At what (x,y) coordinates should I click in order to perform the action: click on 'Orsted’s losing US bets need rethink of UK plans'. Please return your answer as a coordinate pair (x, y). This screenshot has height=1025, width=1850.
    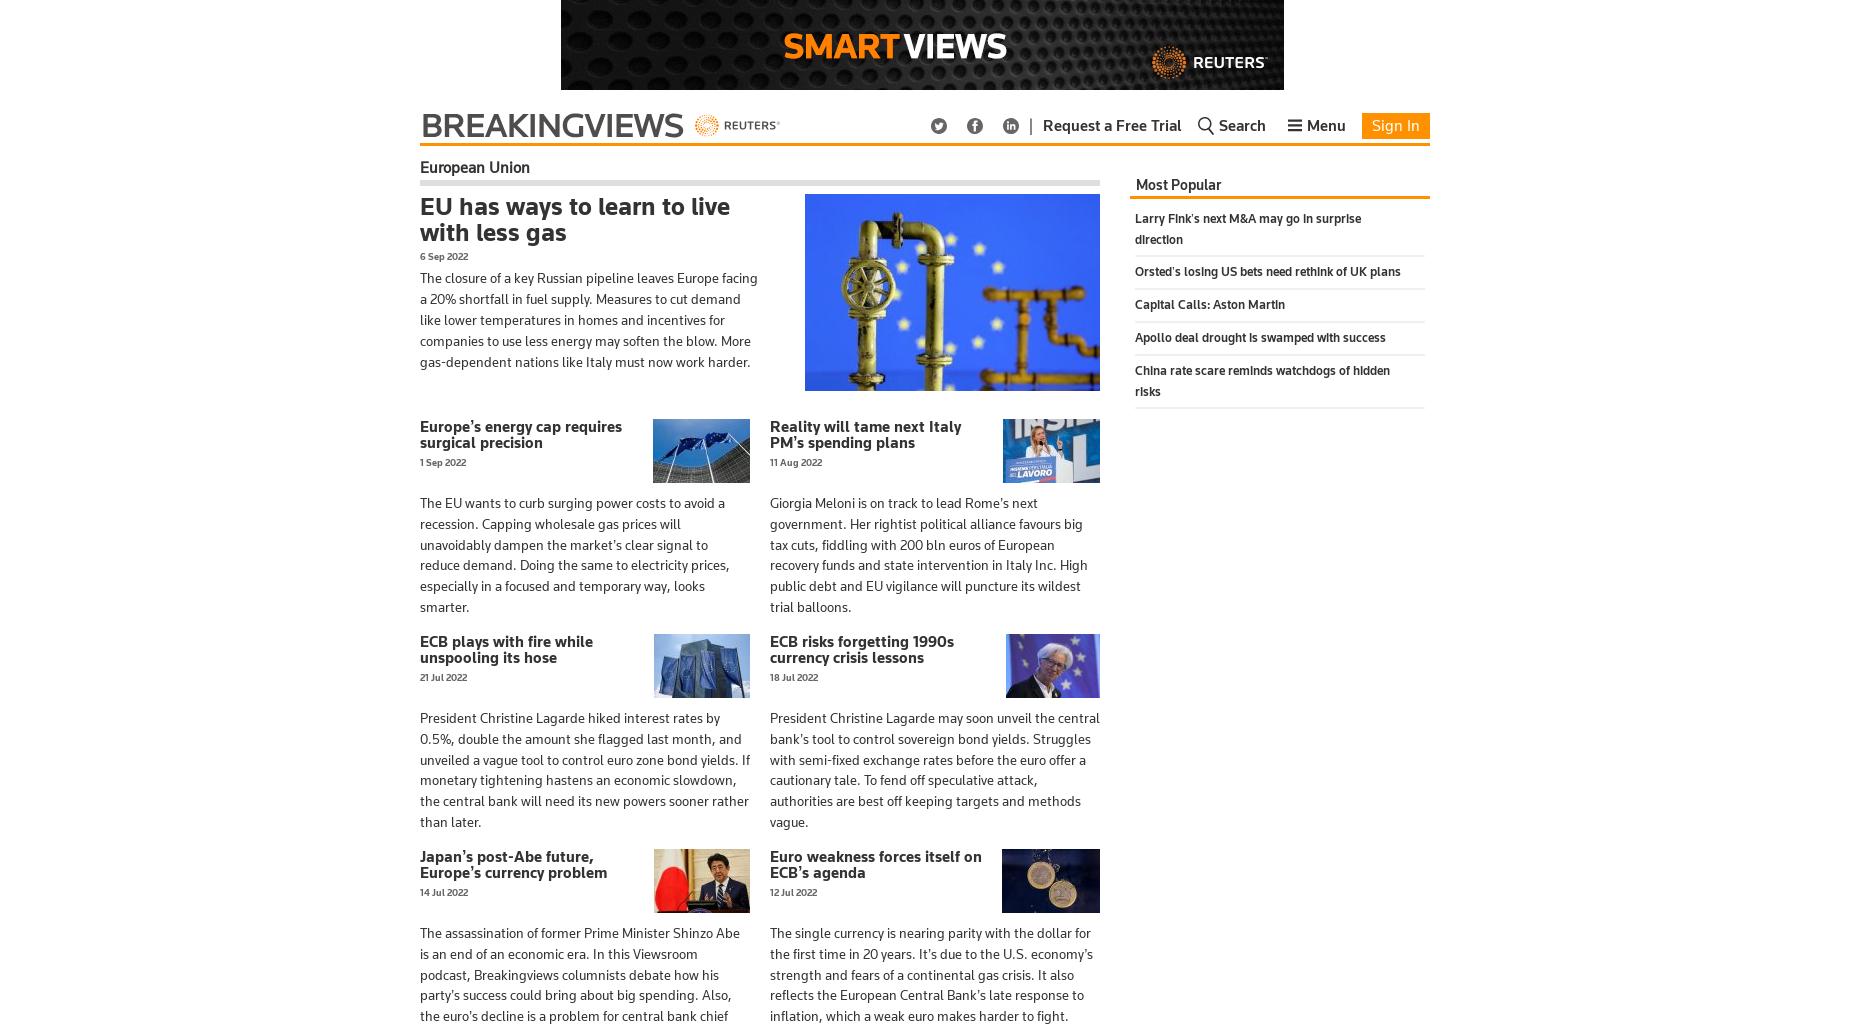
    Looking at the image, I should click on (1266, 270).